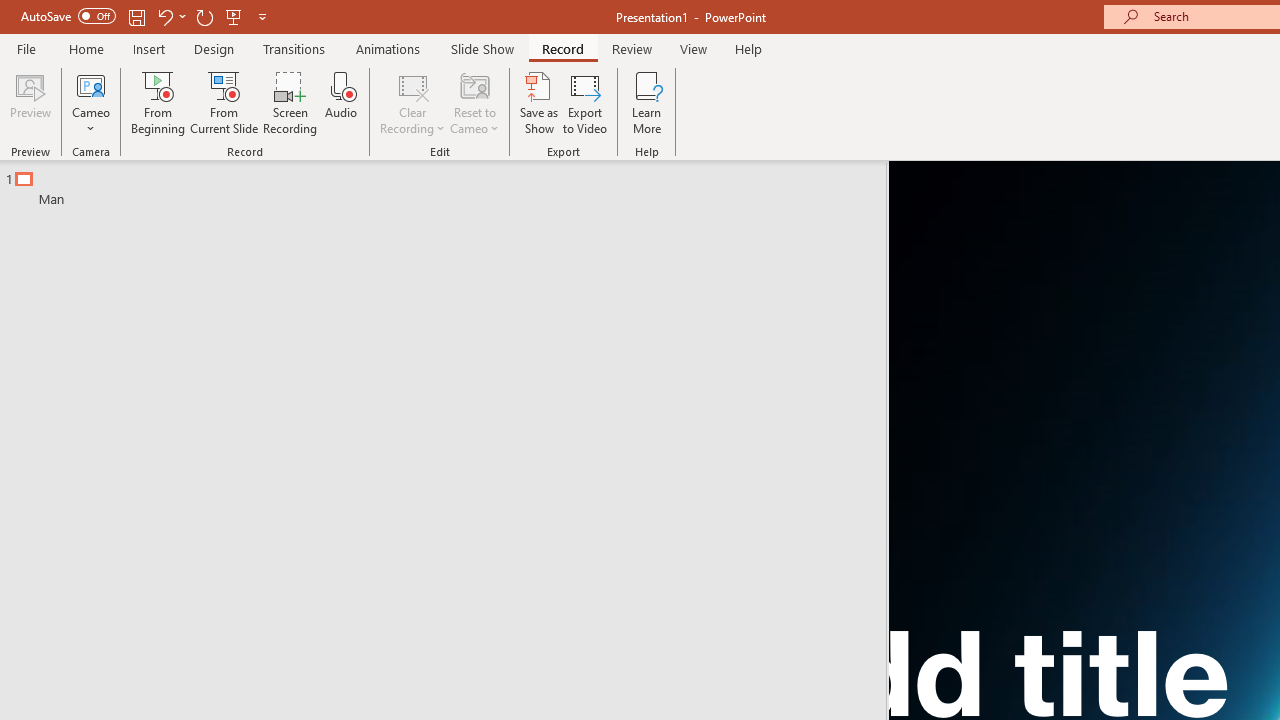 This screenshot has height=720, width=1280. I want to click on 'Audio', so click(341, 103).